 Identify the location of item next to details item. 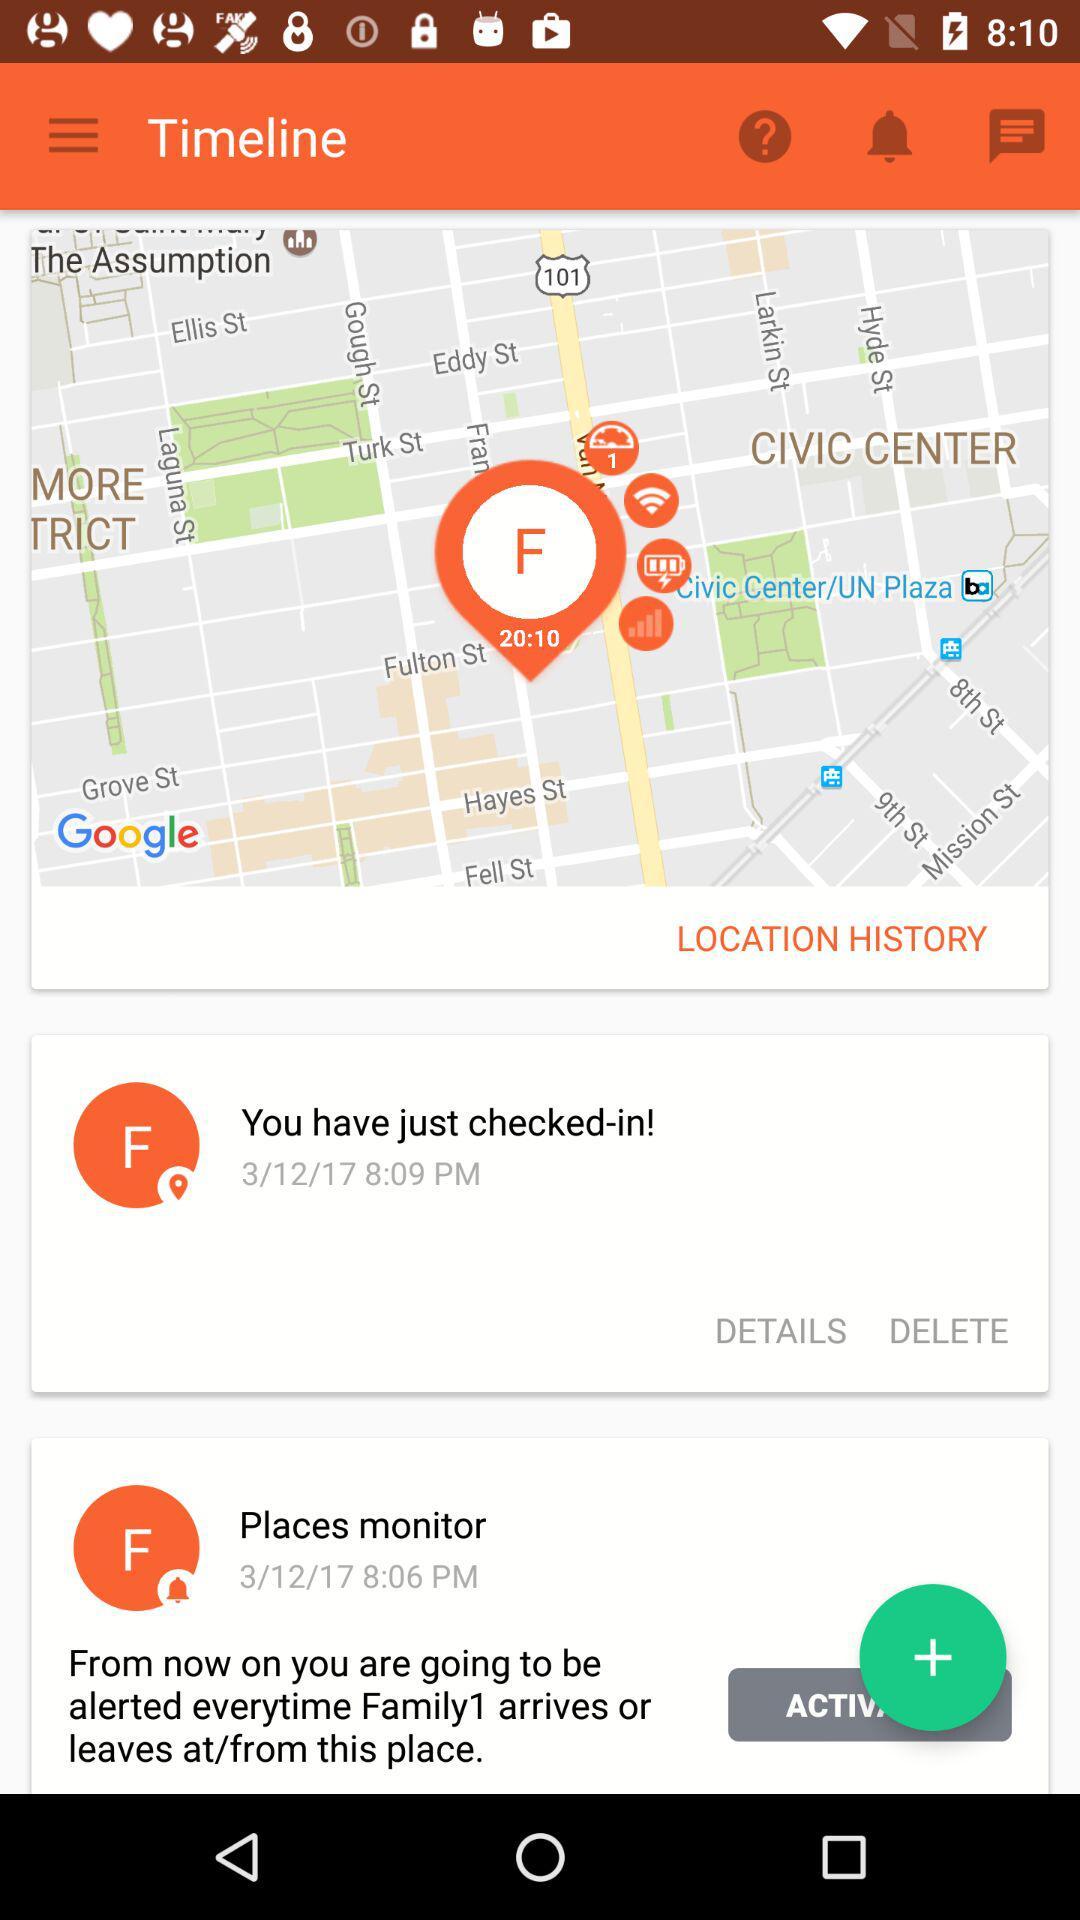
(938, 1330).